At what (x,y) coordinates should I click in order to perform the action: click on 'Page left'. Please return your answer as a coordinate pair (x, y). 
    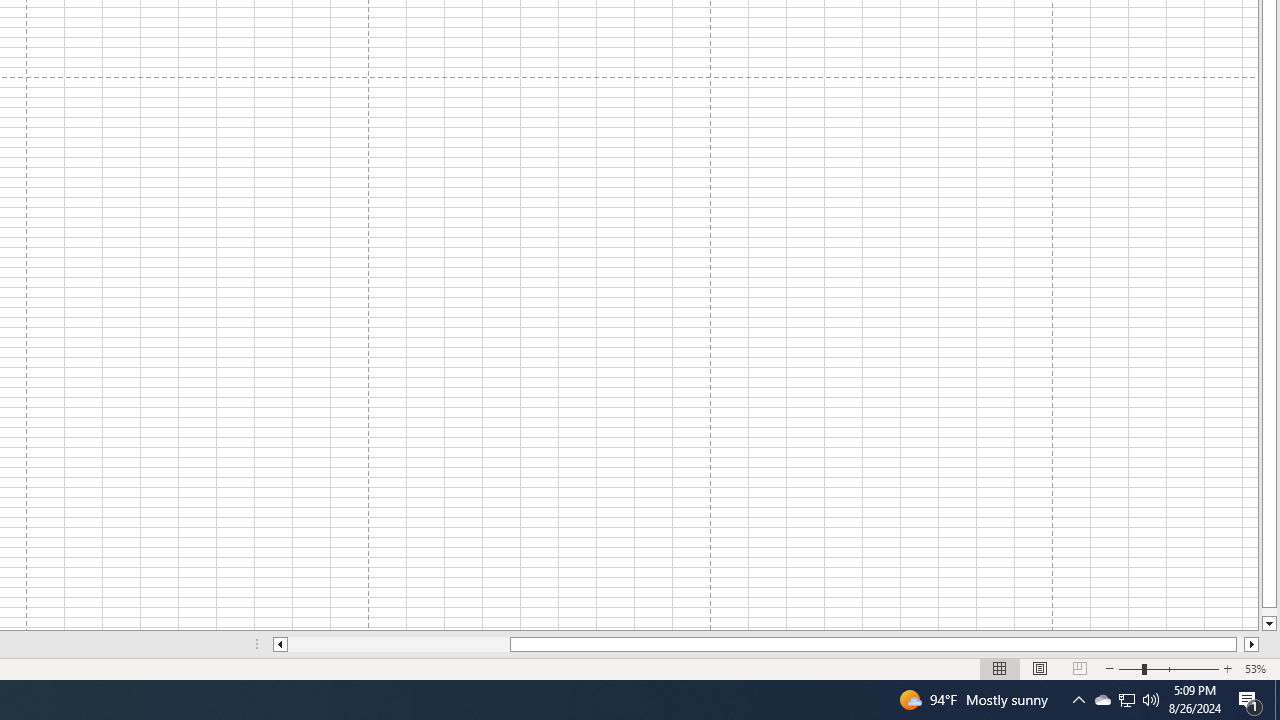
    Looking at the image, I should click on (398, 644).